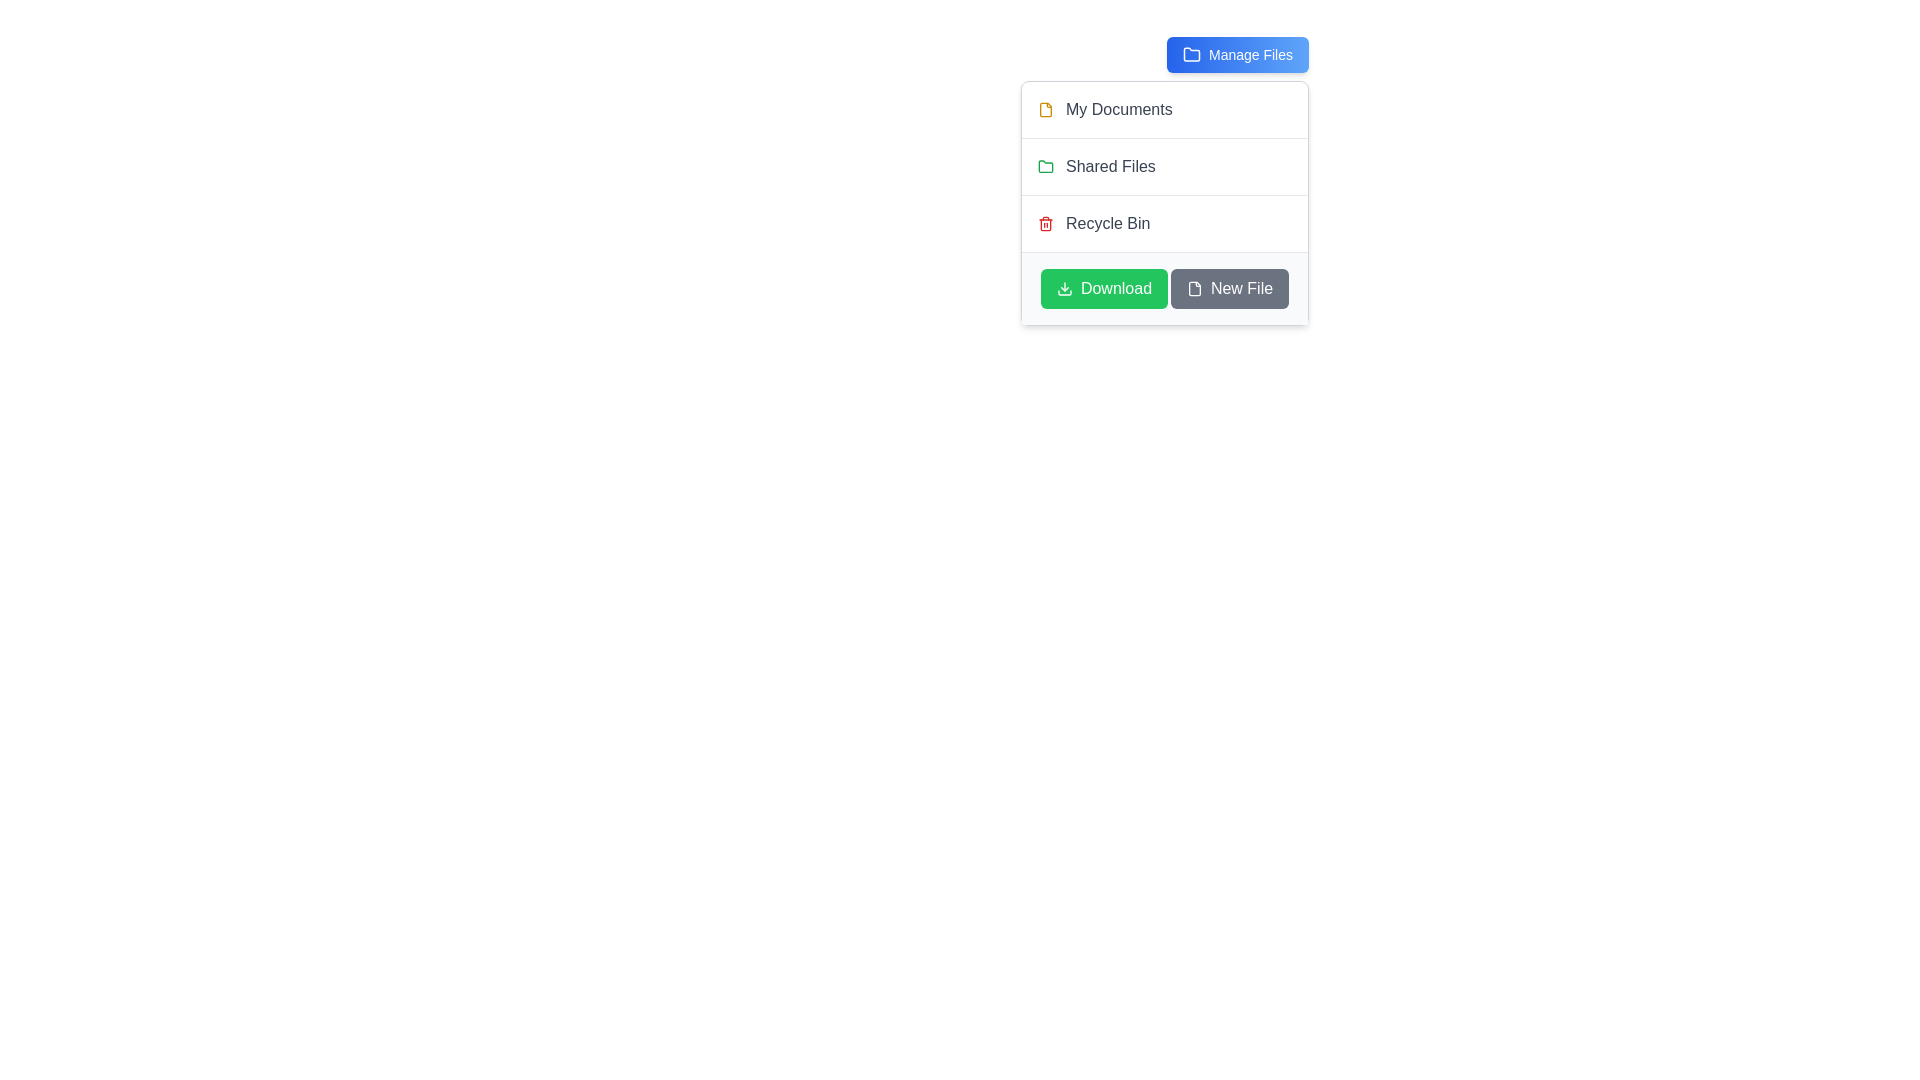  I want to click on the first item in the vertical list that serves as an entry point for accessing the 'My Documents' section, so click(1165, 110).